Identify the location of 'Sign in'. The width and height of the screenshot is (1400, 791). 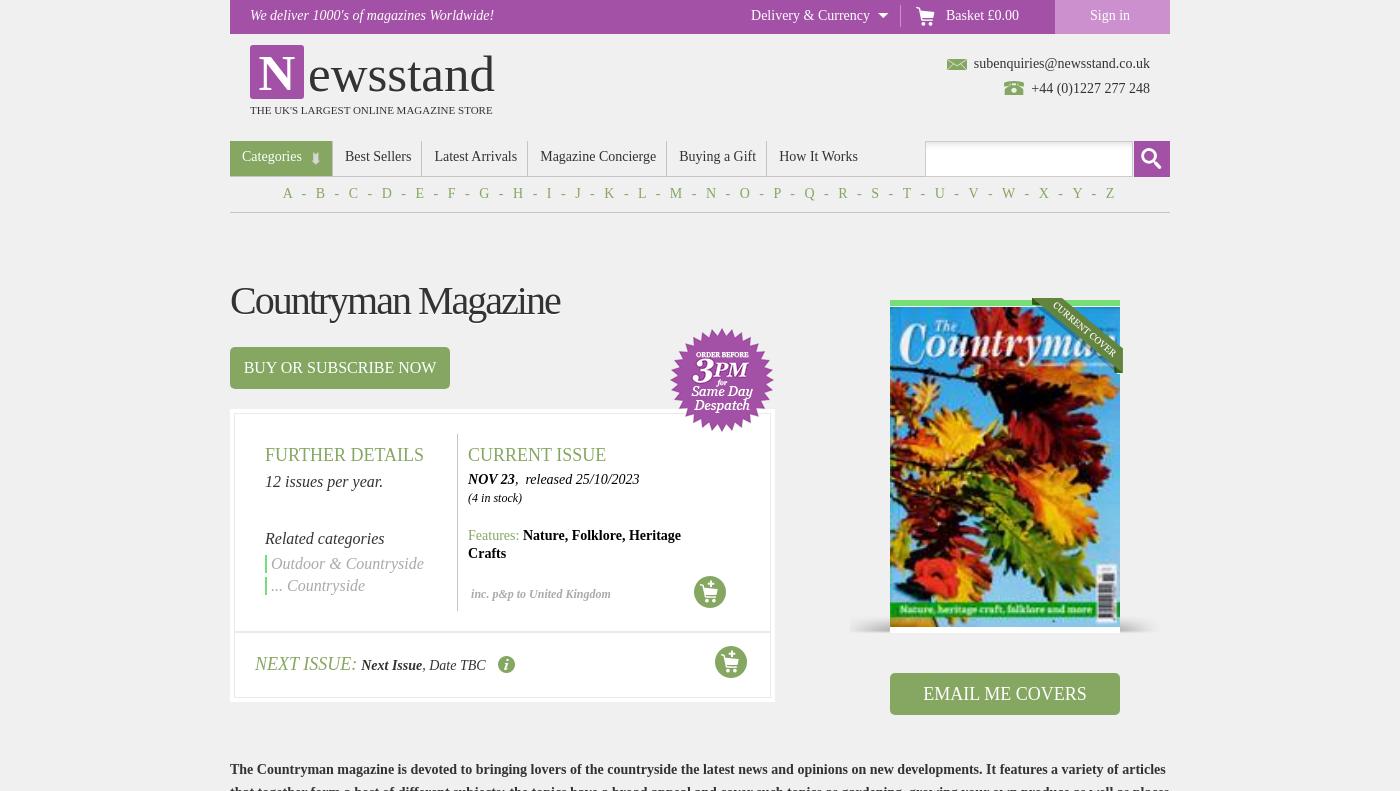
(1109, 14).